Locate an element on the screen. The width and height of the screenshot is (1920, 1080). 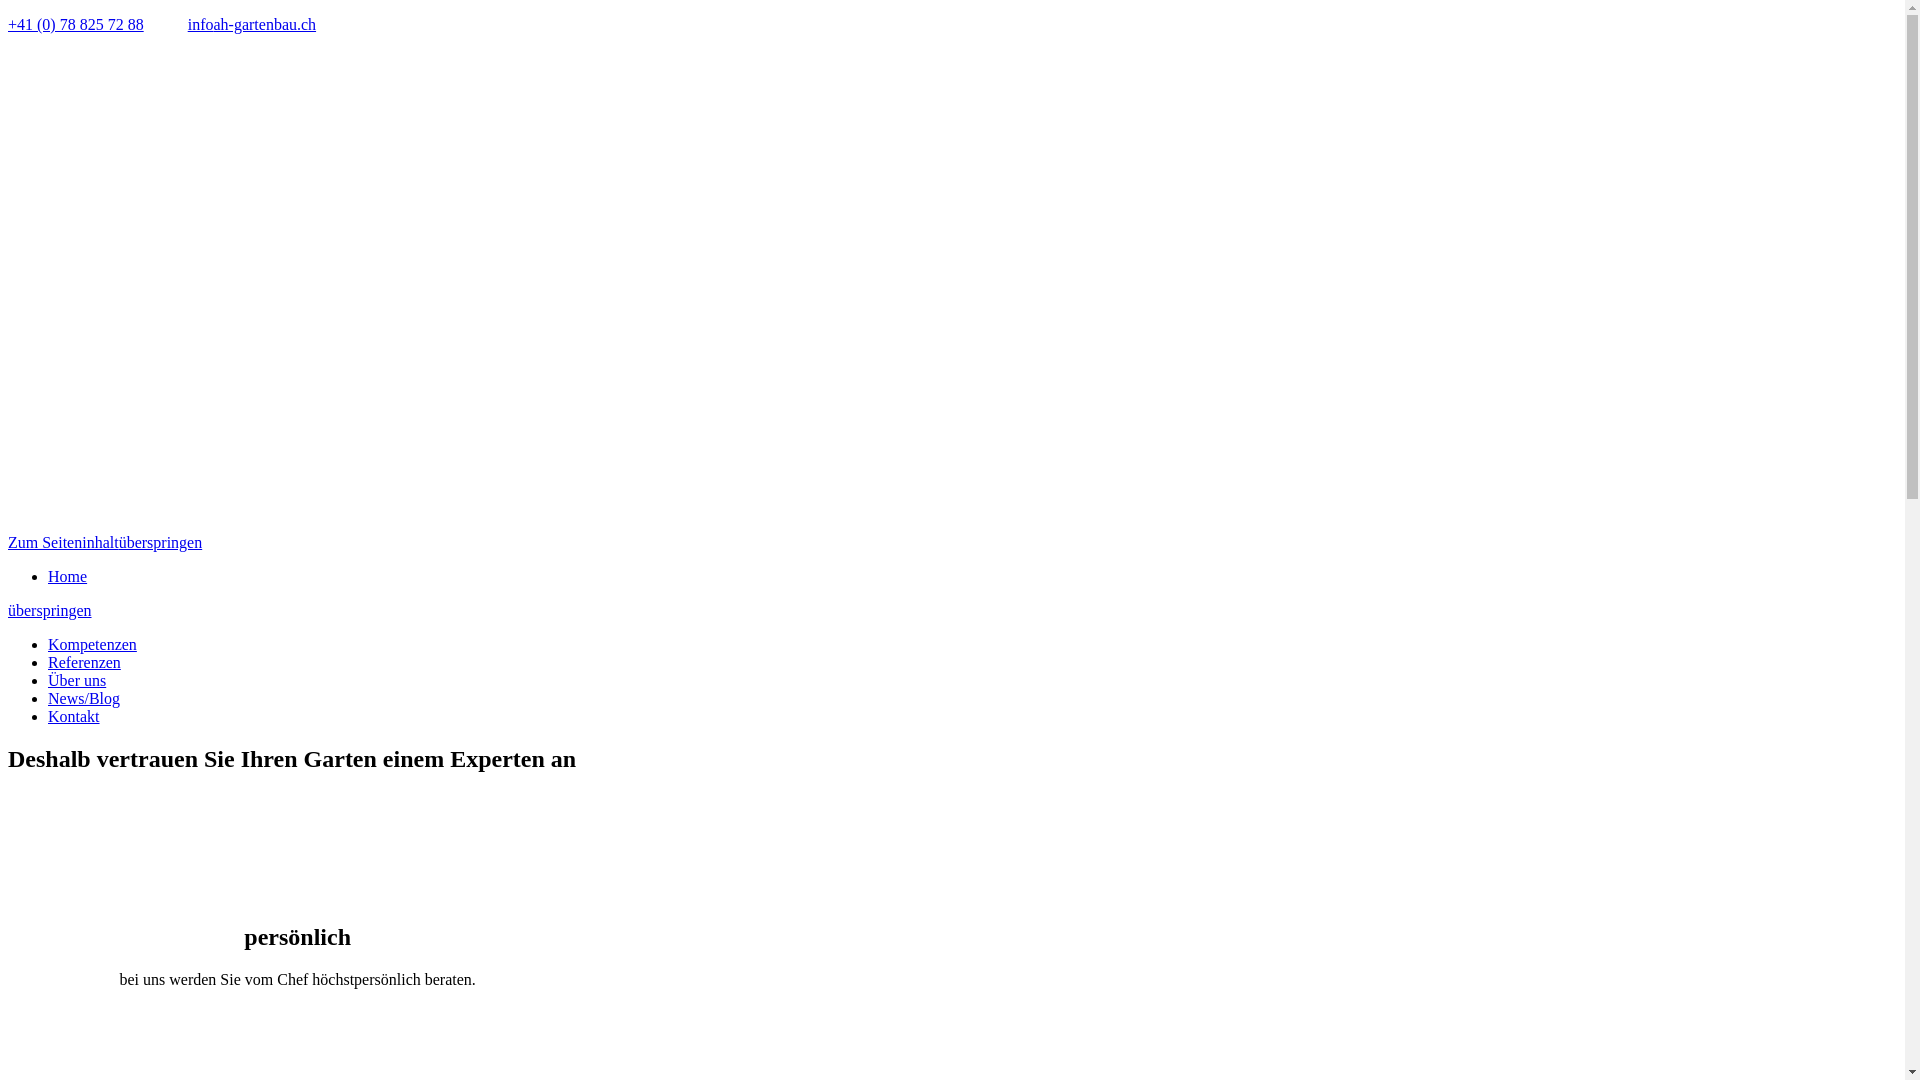
'Home' is located at coordinates (67, 576).